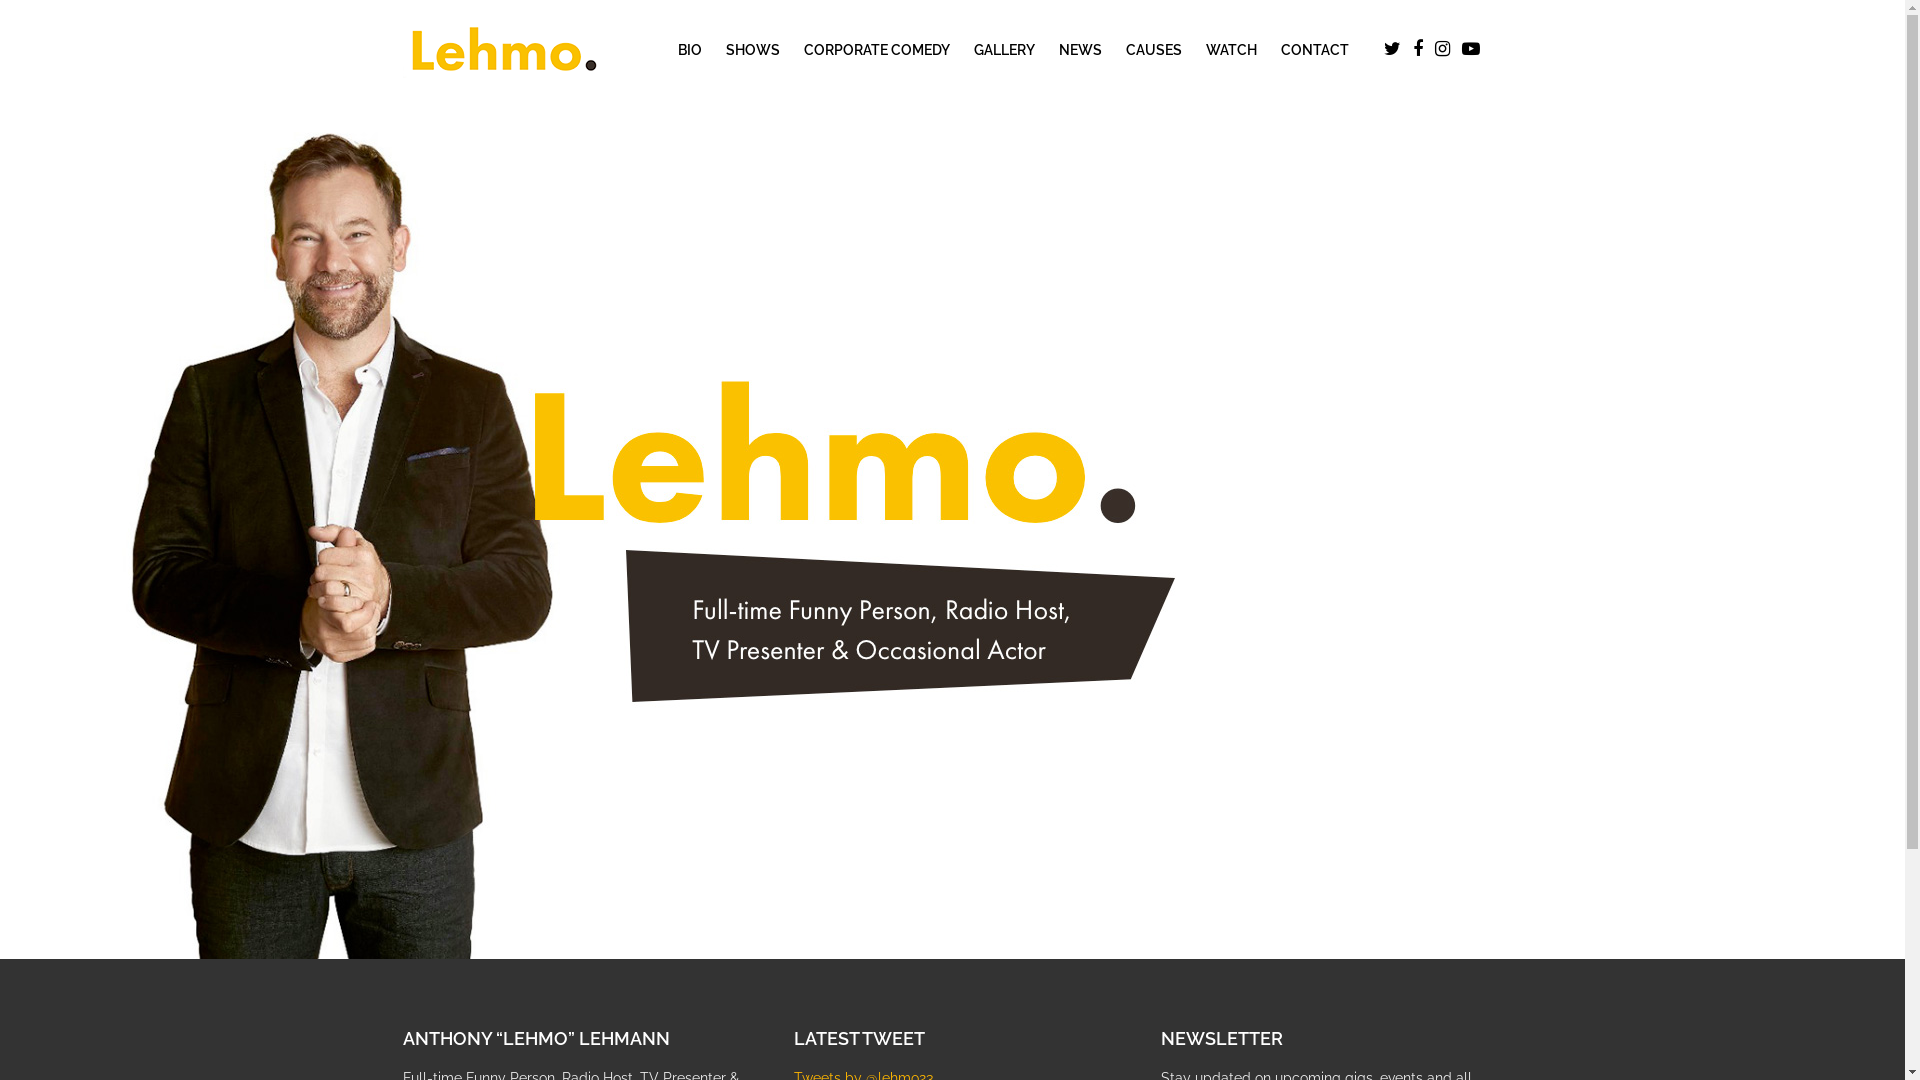 The width and height of the screenshot is (1920, 1080). What do you see at coordinates (1314, 49) in the screenshot?
I see `'CONTACT'` at bounding box center [1314, 49].